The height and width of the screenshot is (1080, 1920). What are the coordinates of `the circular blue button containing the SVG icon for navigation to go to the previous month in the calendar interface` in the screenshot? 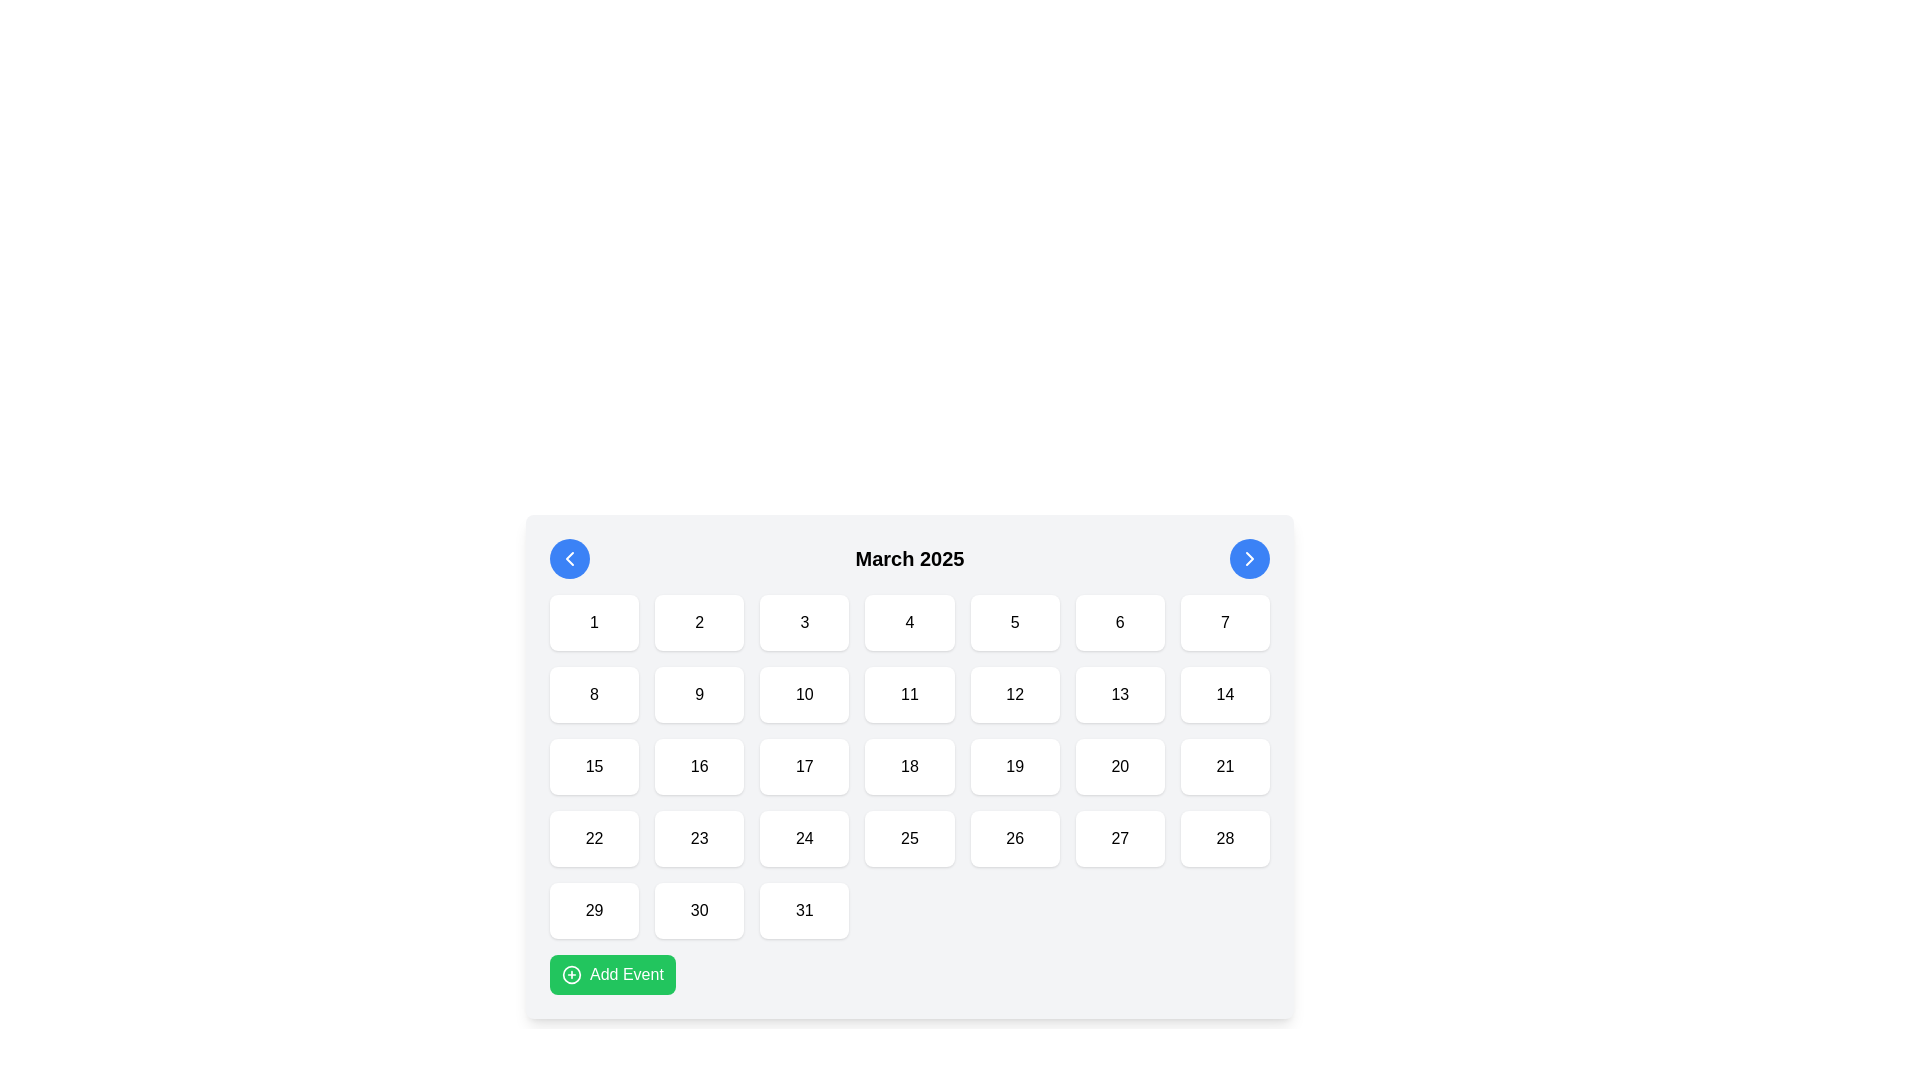 It's located at (569, 559).